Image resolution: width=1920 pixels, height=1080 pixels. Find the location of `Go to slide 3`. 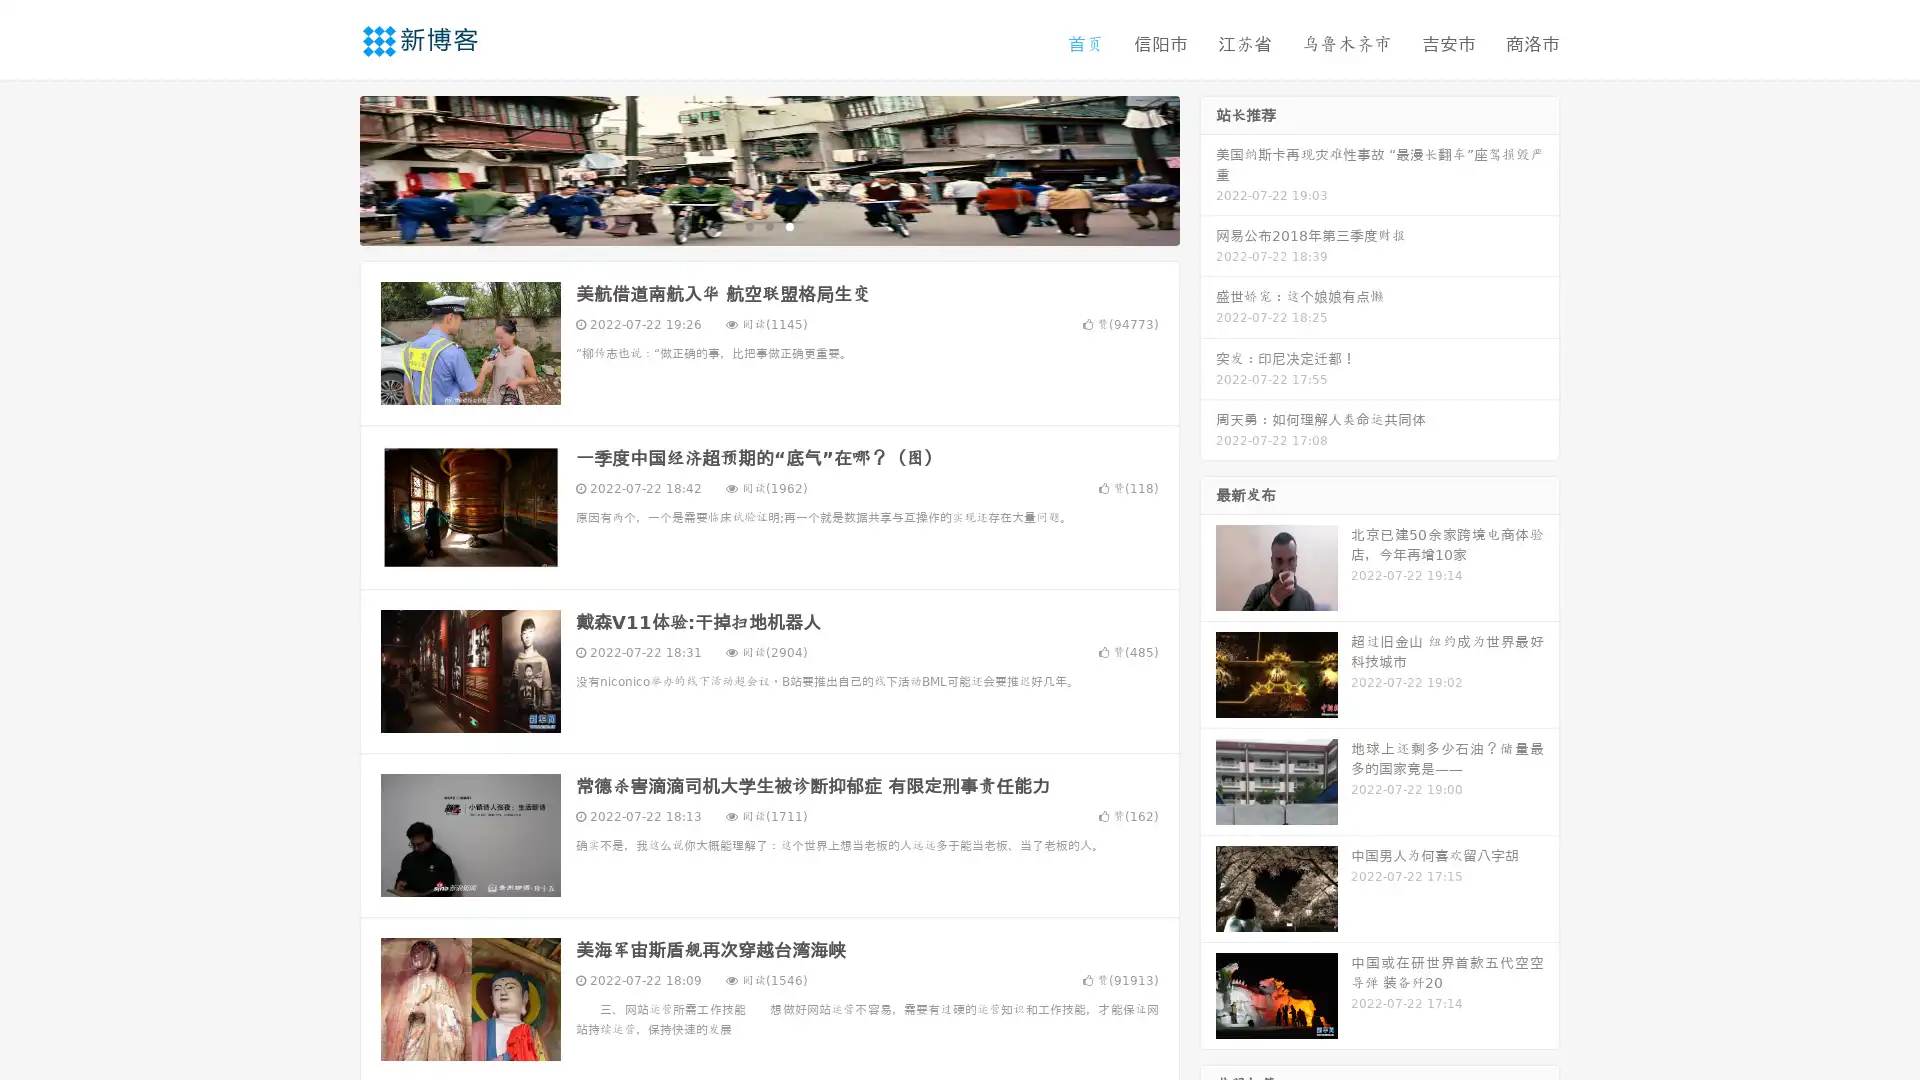

Go to slide 3 is located at coordinates (789, 225).